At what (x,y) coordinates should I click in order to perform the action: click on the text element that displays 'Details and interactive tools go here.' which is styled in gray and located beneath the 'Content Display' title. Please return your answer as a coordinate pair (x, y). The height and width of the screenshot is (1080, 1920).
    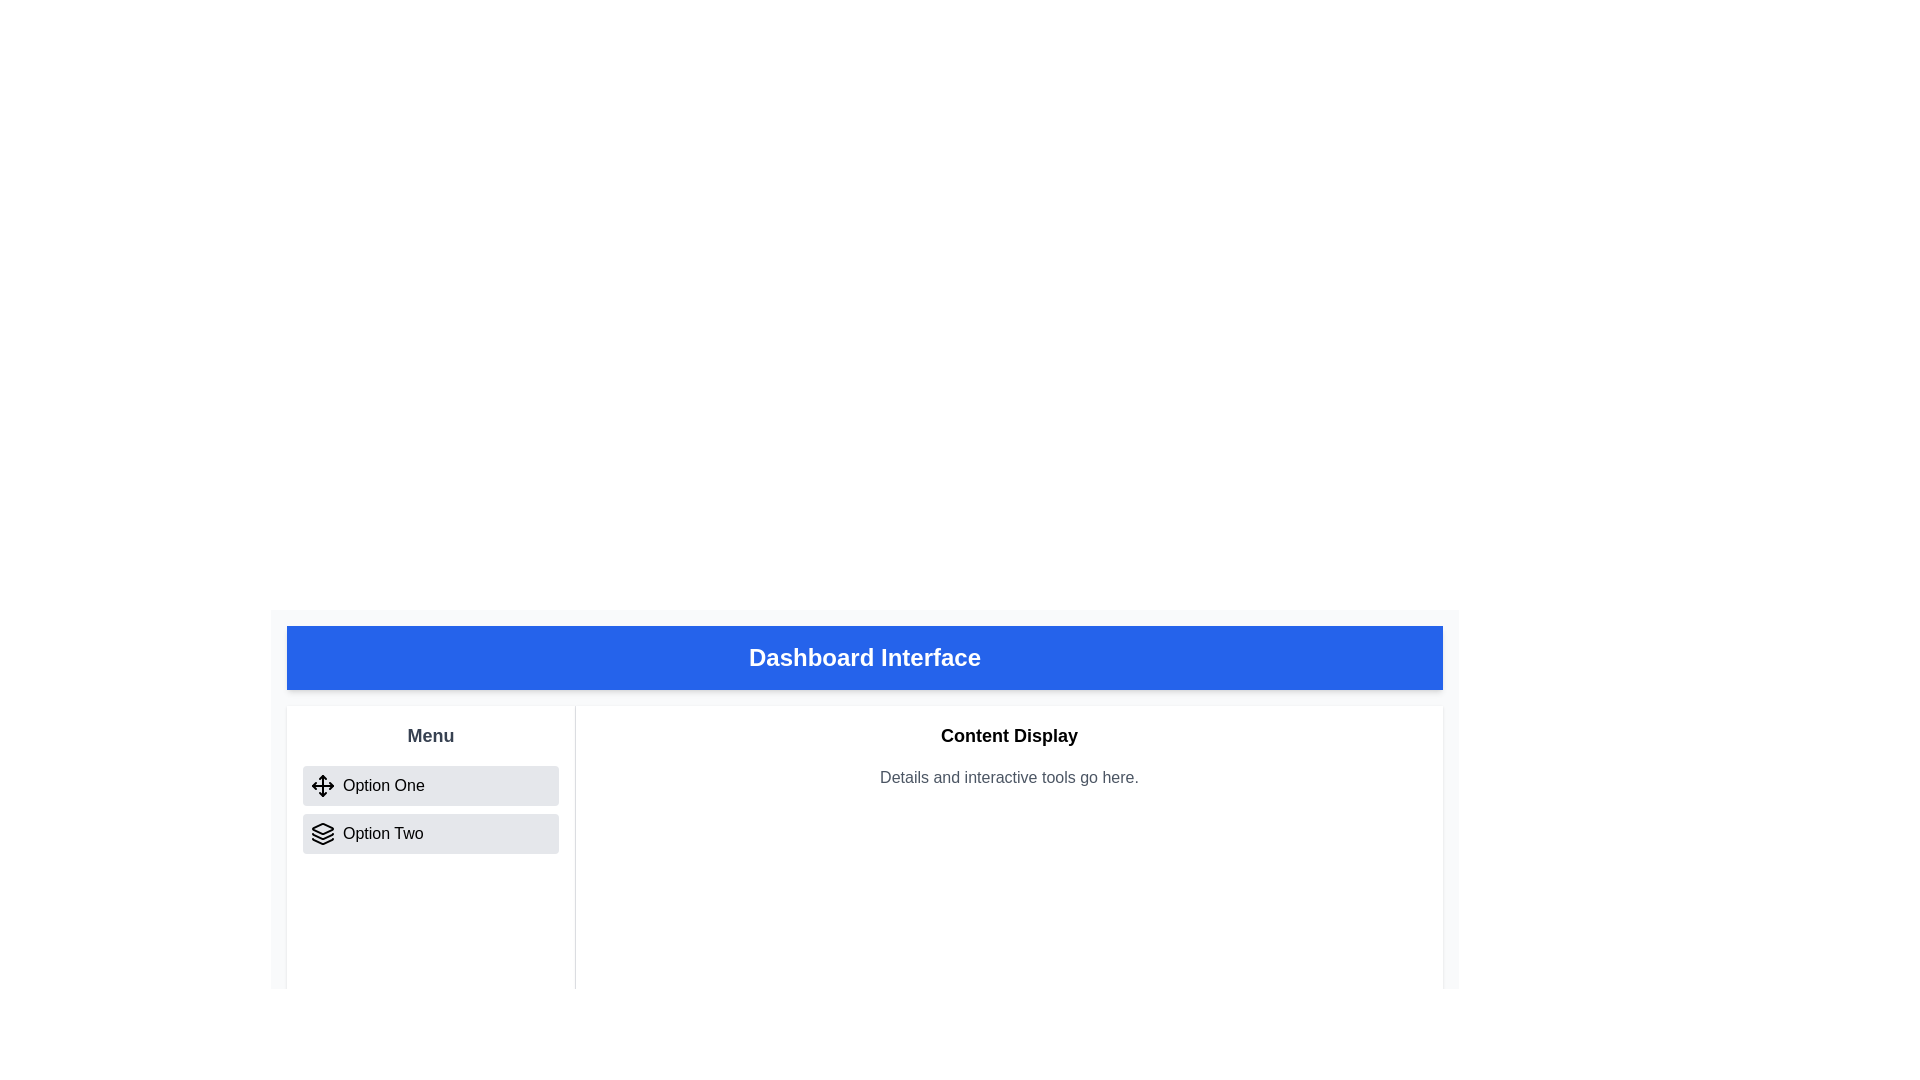
    Looking at the image, I should click on (1009, 777).